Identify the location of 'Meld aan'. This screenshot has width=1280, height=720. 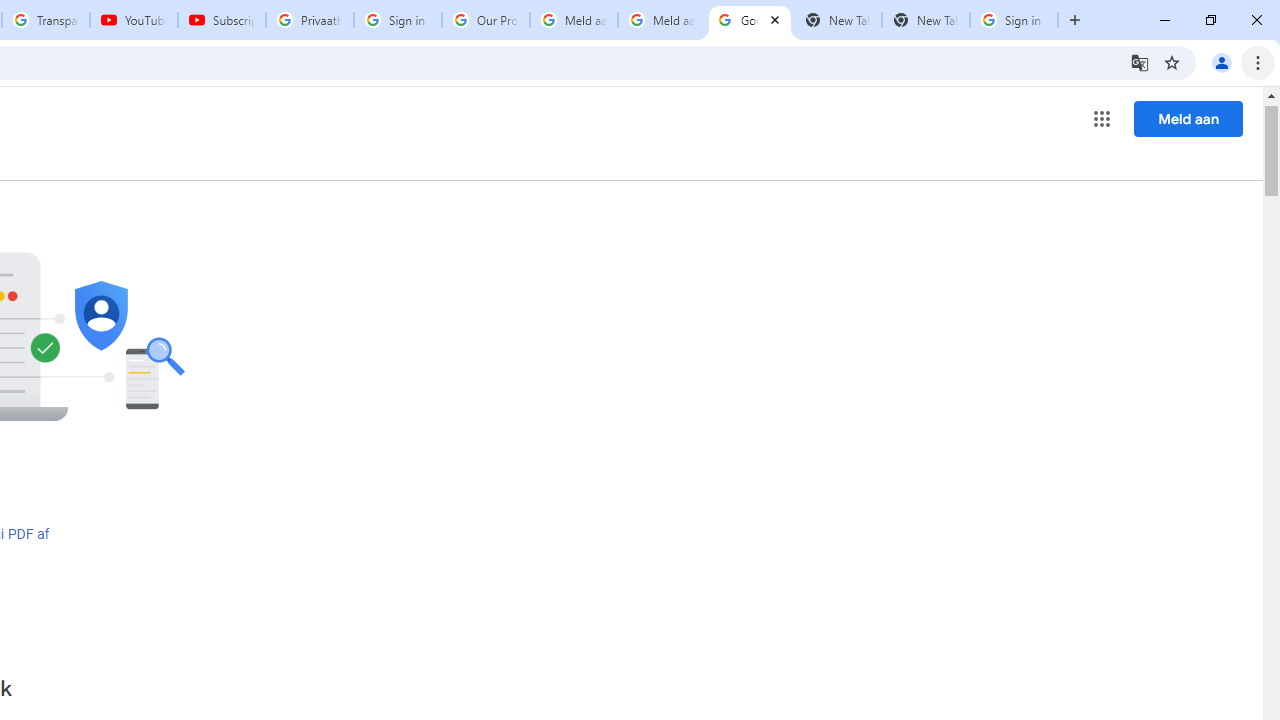
(1188, 118).